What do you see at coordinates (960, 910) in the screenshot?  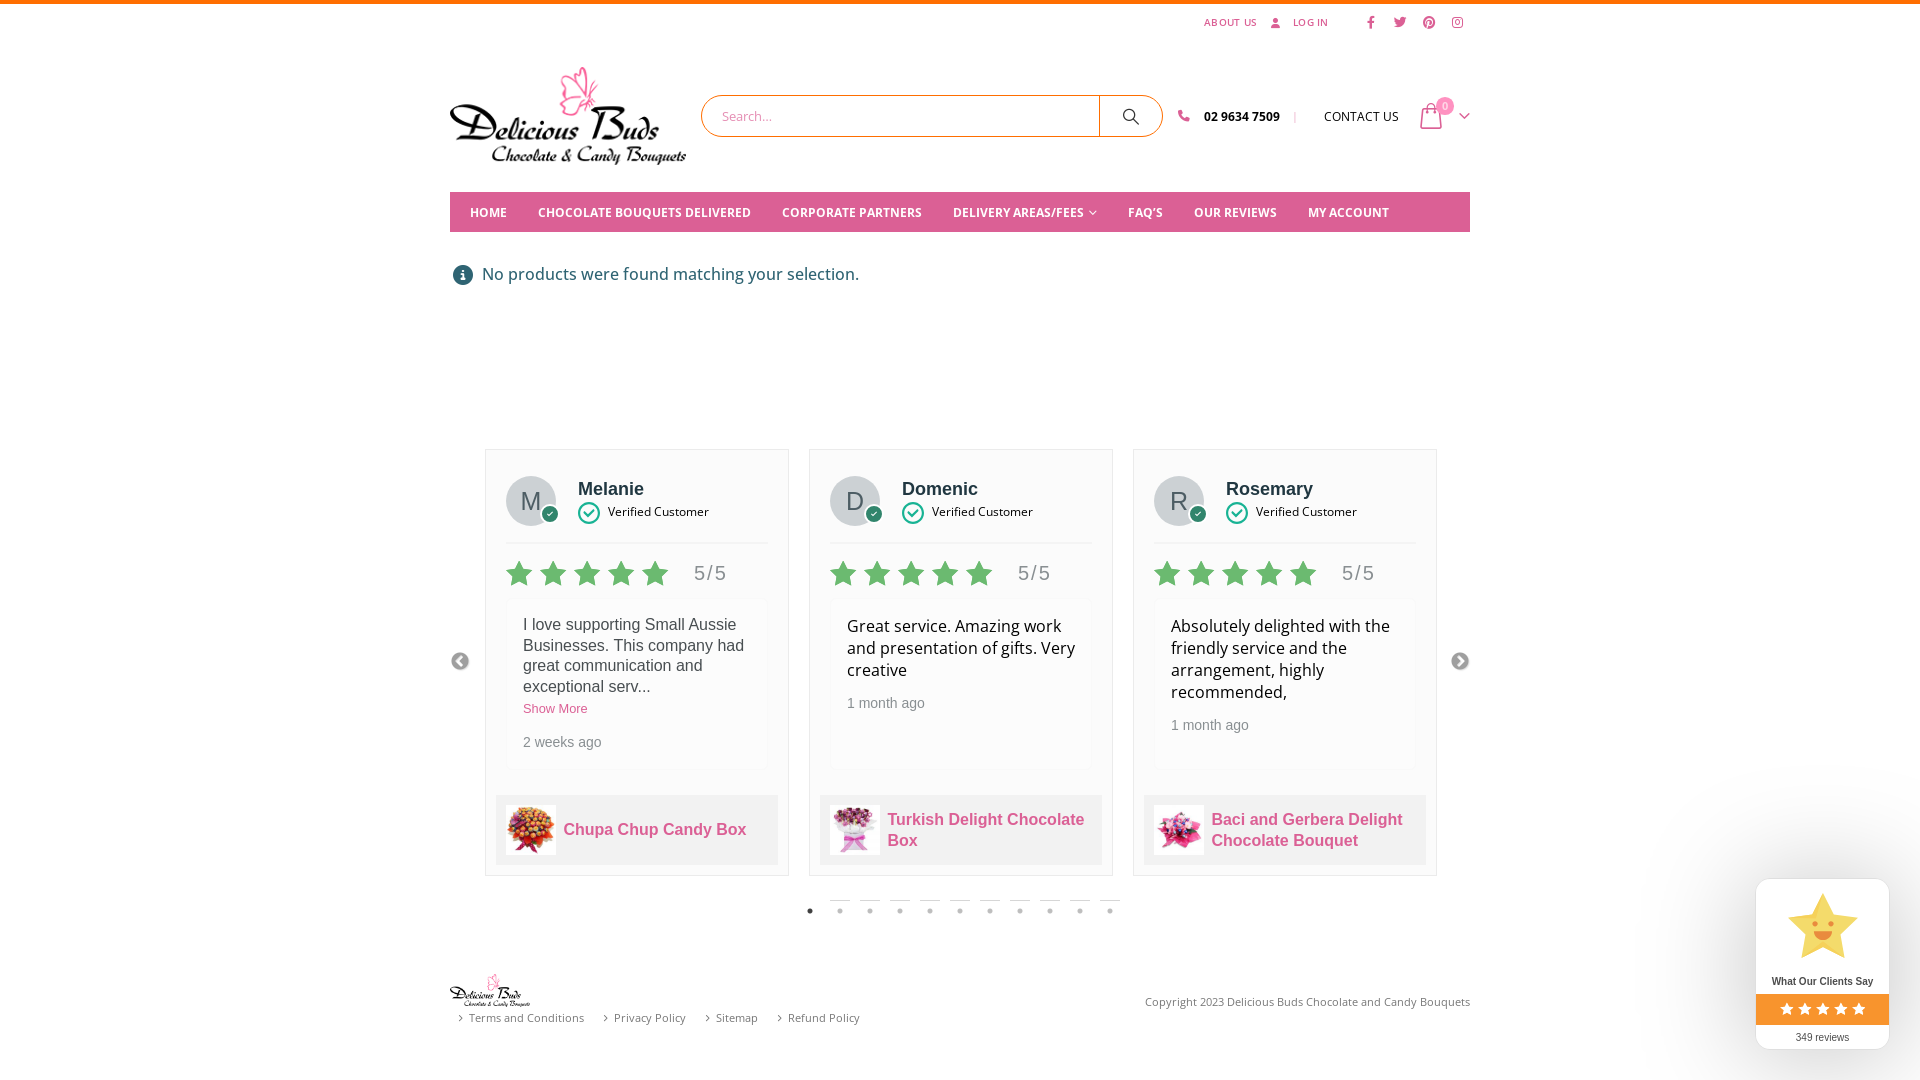 I see `'6'` at bounding box center [960, 910].